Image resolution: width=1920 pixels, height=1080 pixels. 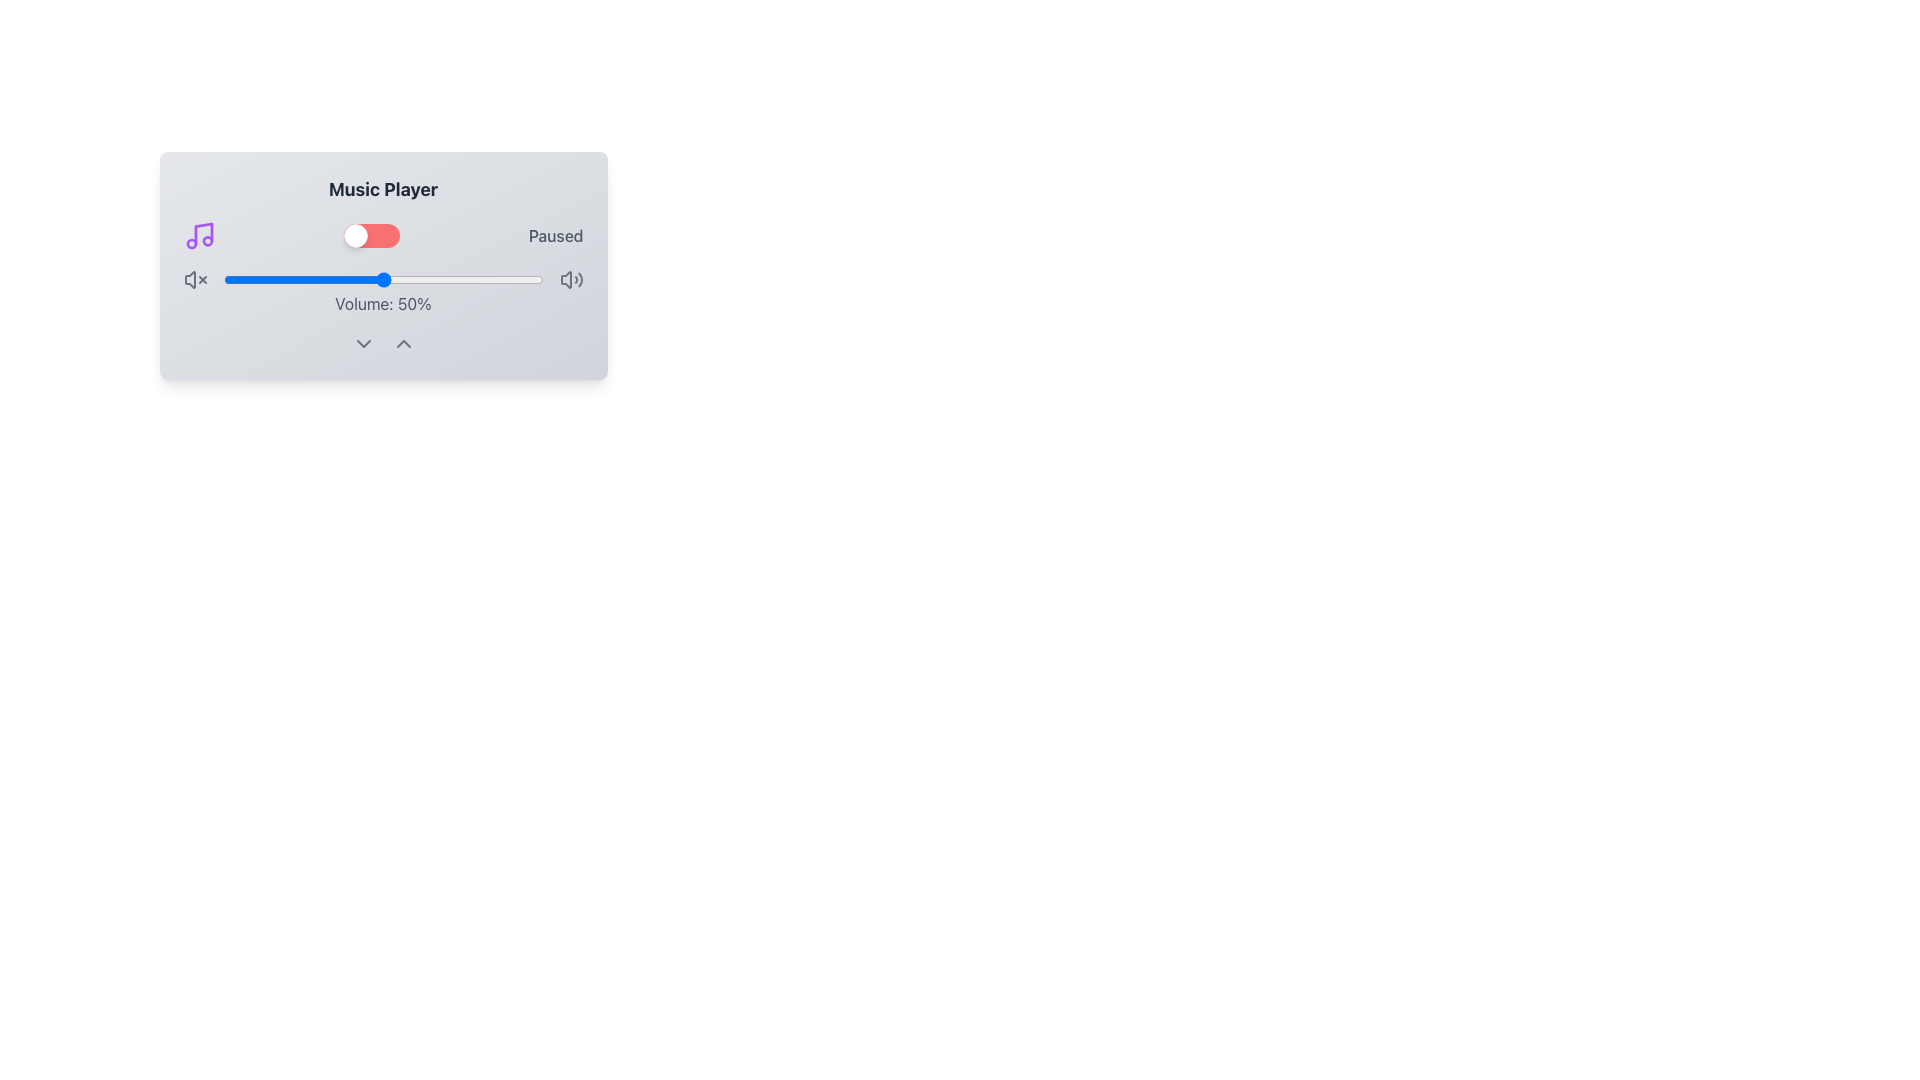 I want to click on volume, so click(x=495, y=280).